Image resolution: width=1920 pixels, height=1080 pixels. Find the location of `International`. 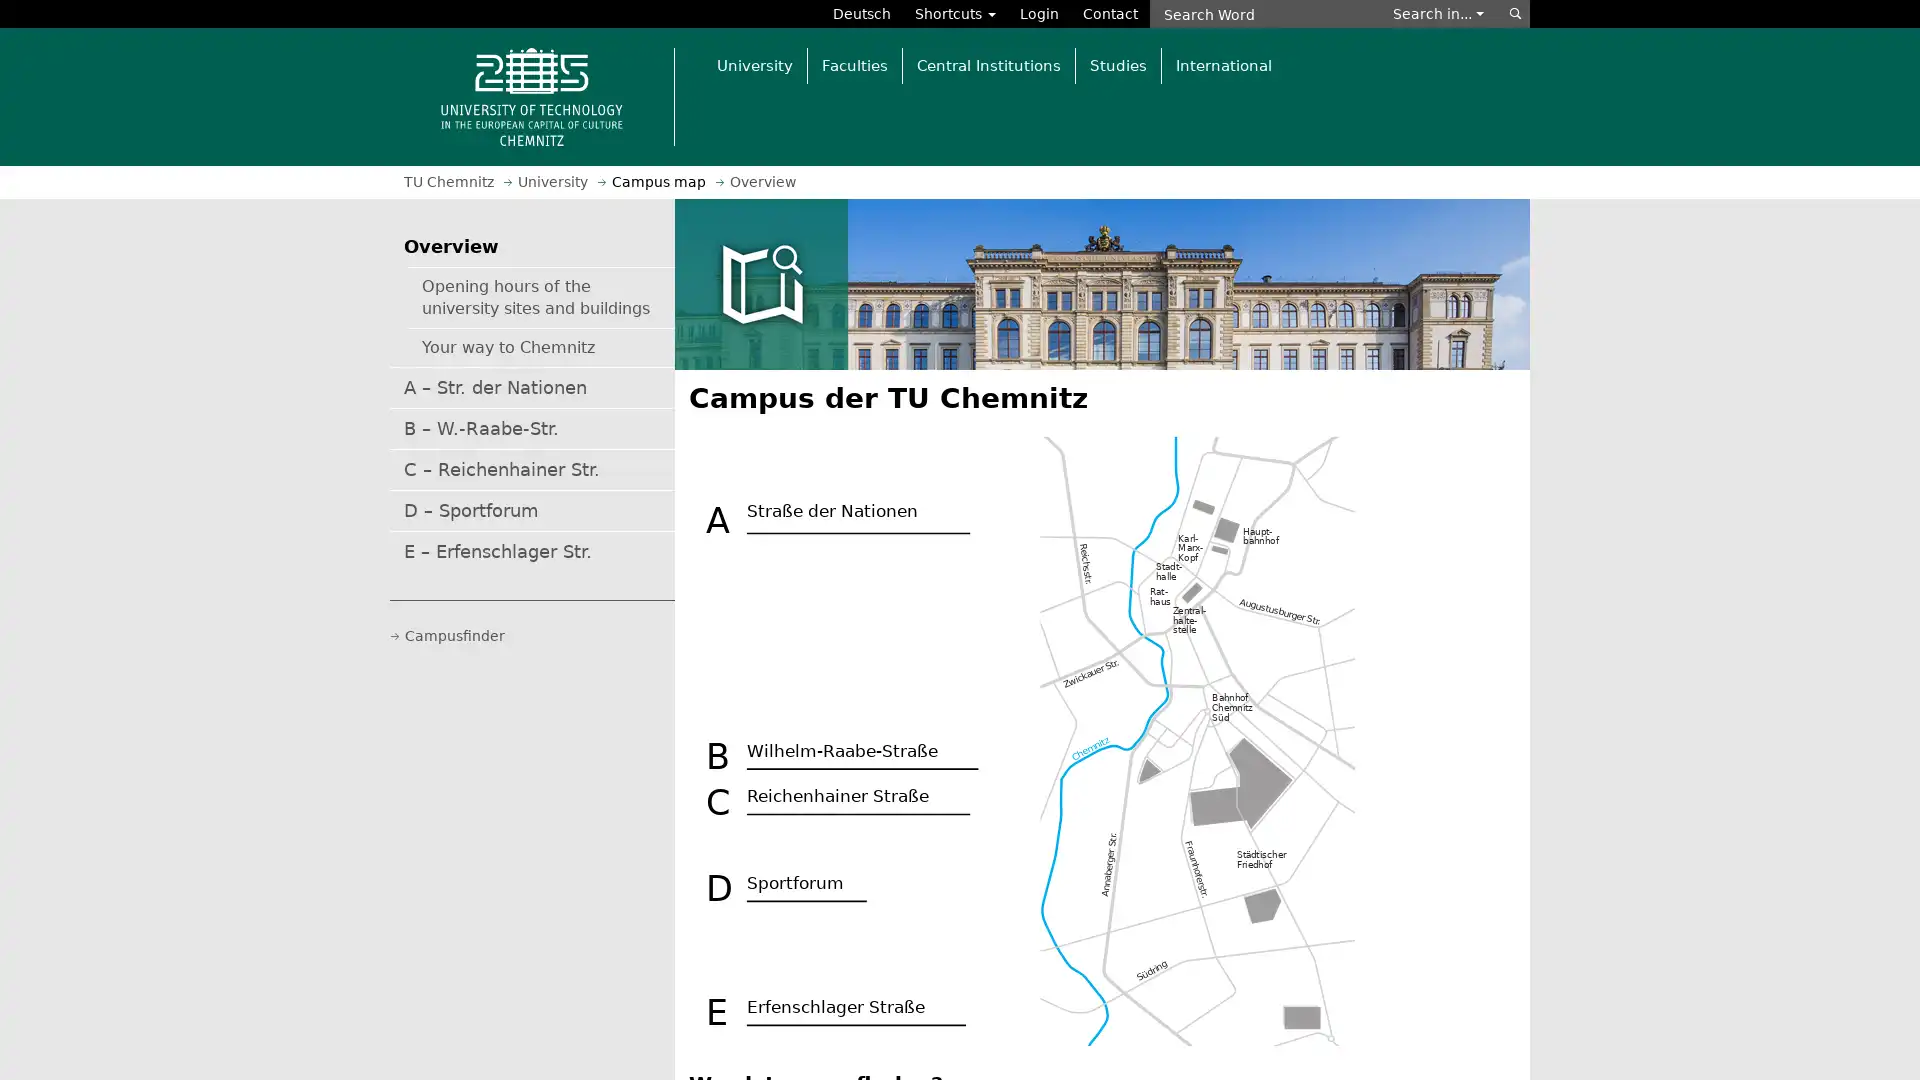

International is located at coordinates (1222, 64).